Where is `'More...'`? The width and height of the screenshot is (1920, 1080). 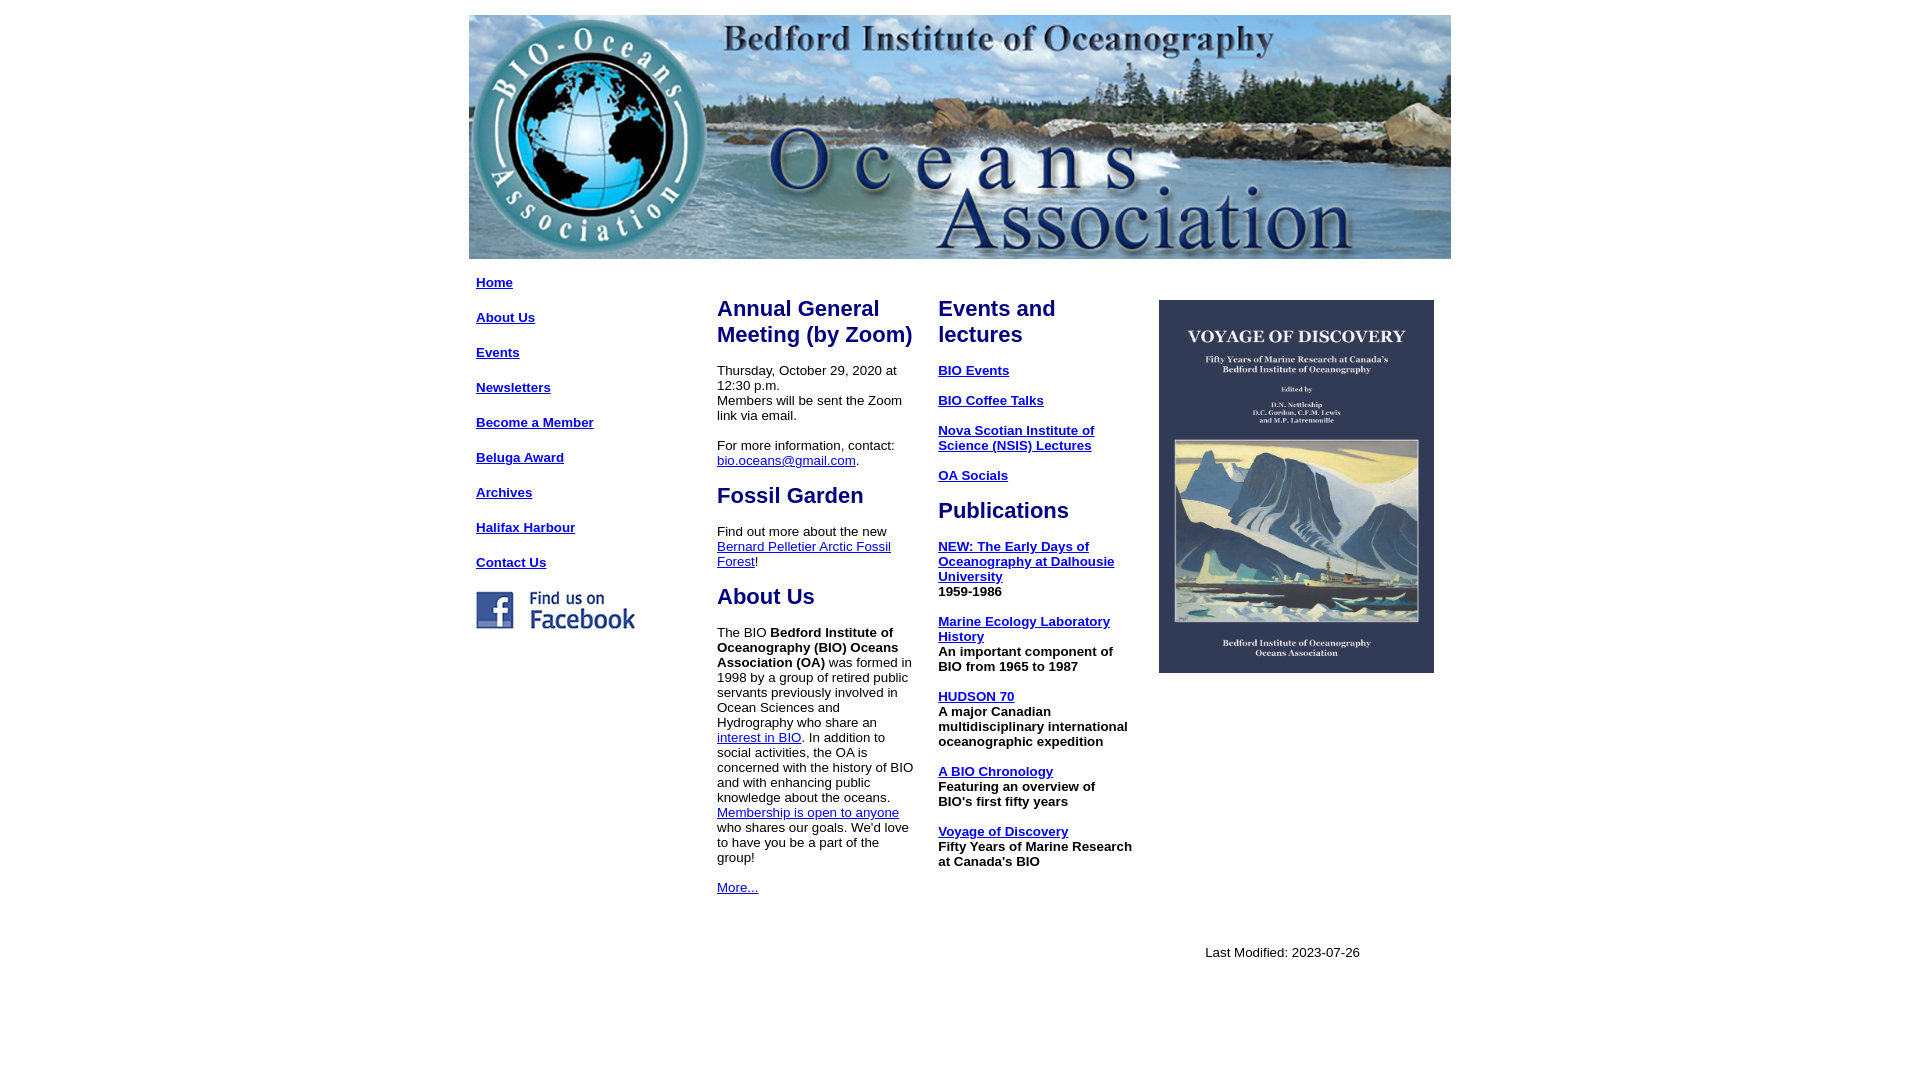 'More...' is located at coordinates (736, 886).